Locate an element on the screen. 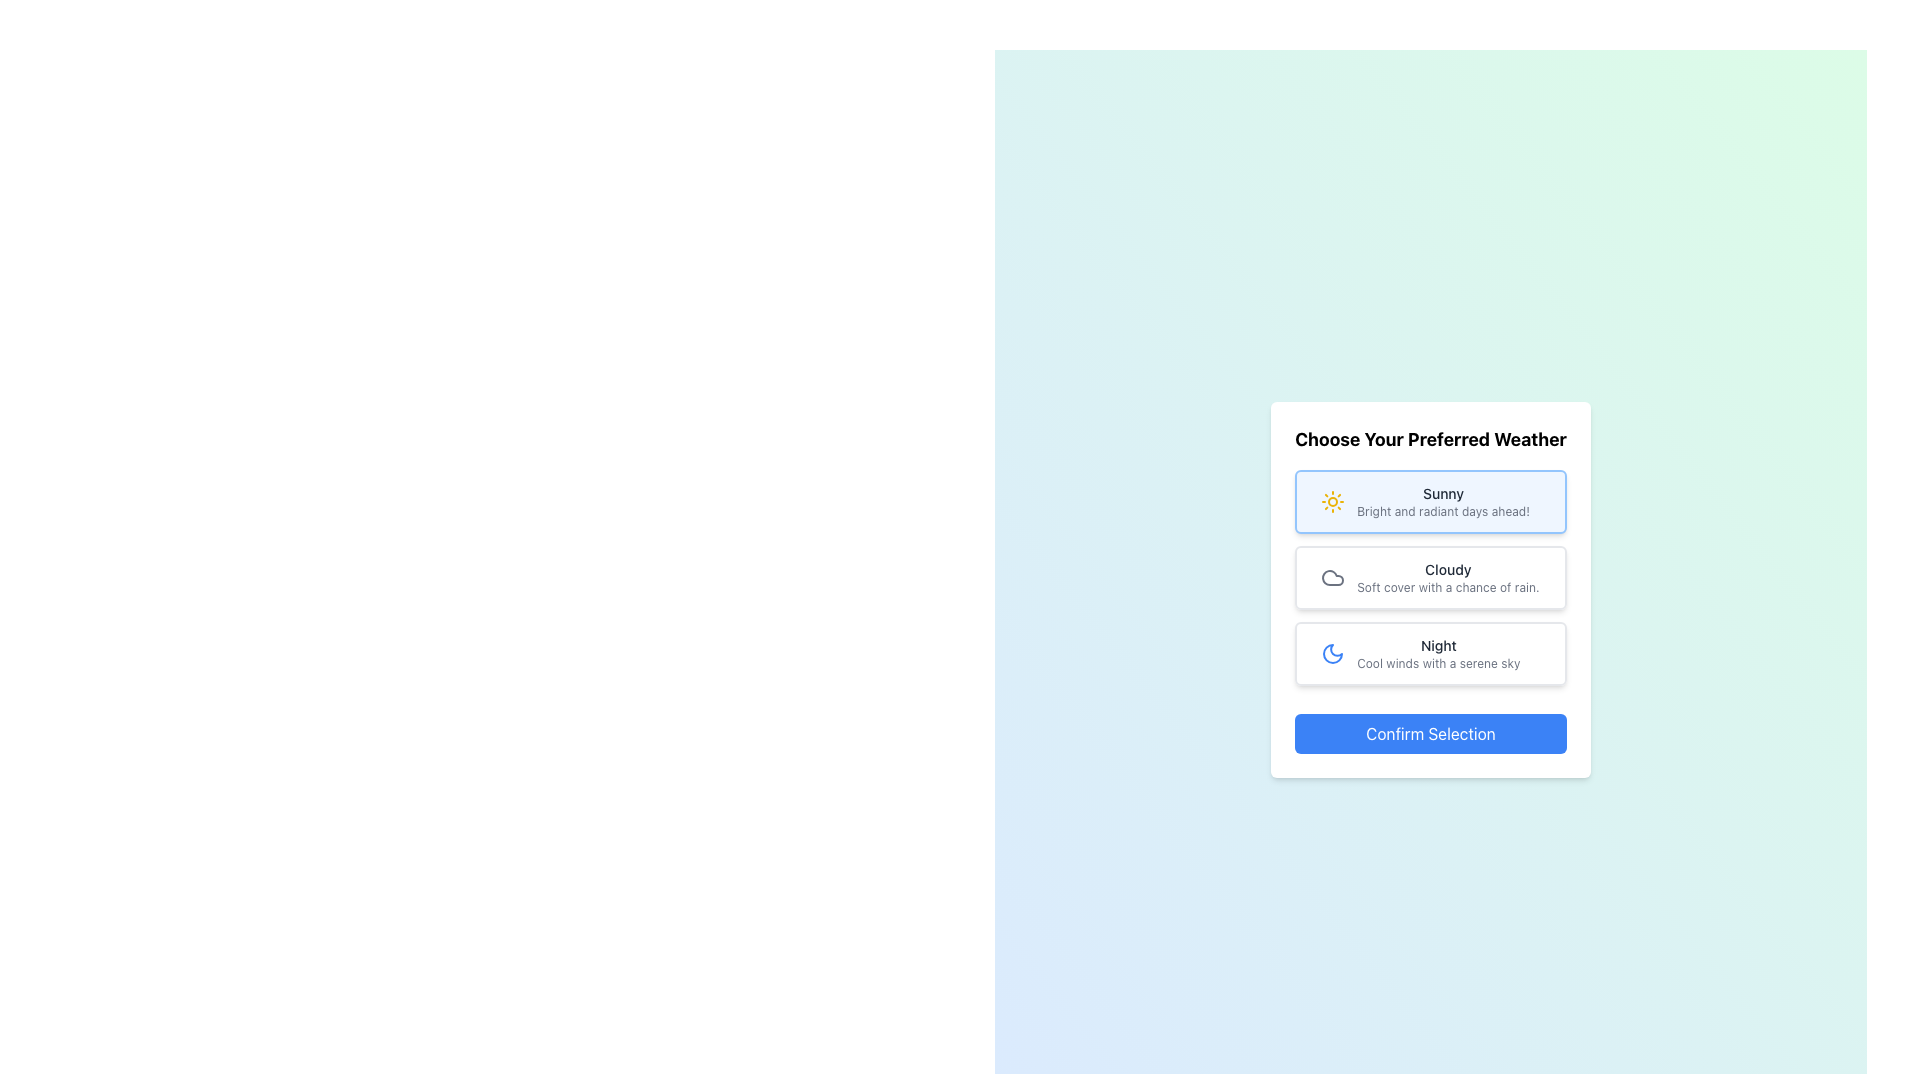 Image resolution: width=1920 pixels, height=1080 pixels. the crescent moon icon, which is the third weather option in the selection interface is located at coordinates (1333, 654).